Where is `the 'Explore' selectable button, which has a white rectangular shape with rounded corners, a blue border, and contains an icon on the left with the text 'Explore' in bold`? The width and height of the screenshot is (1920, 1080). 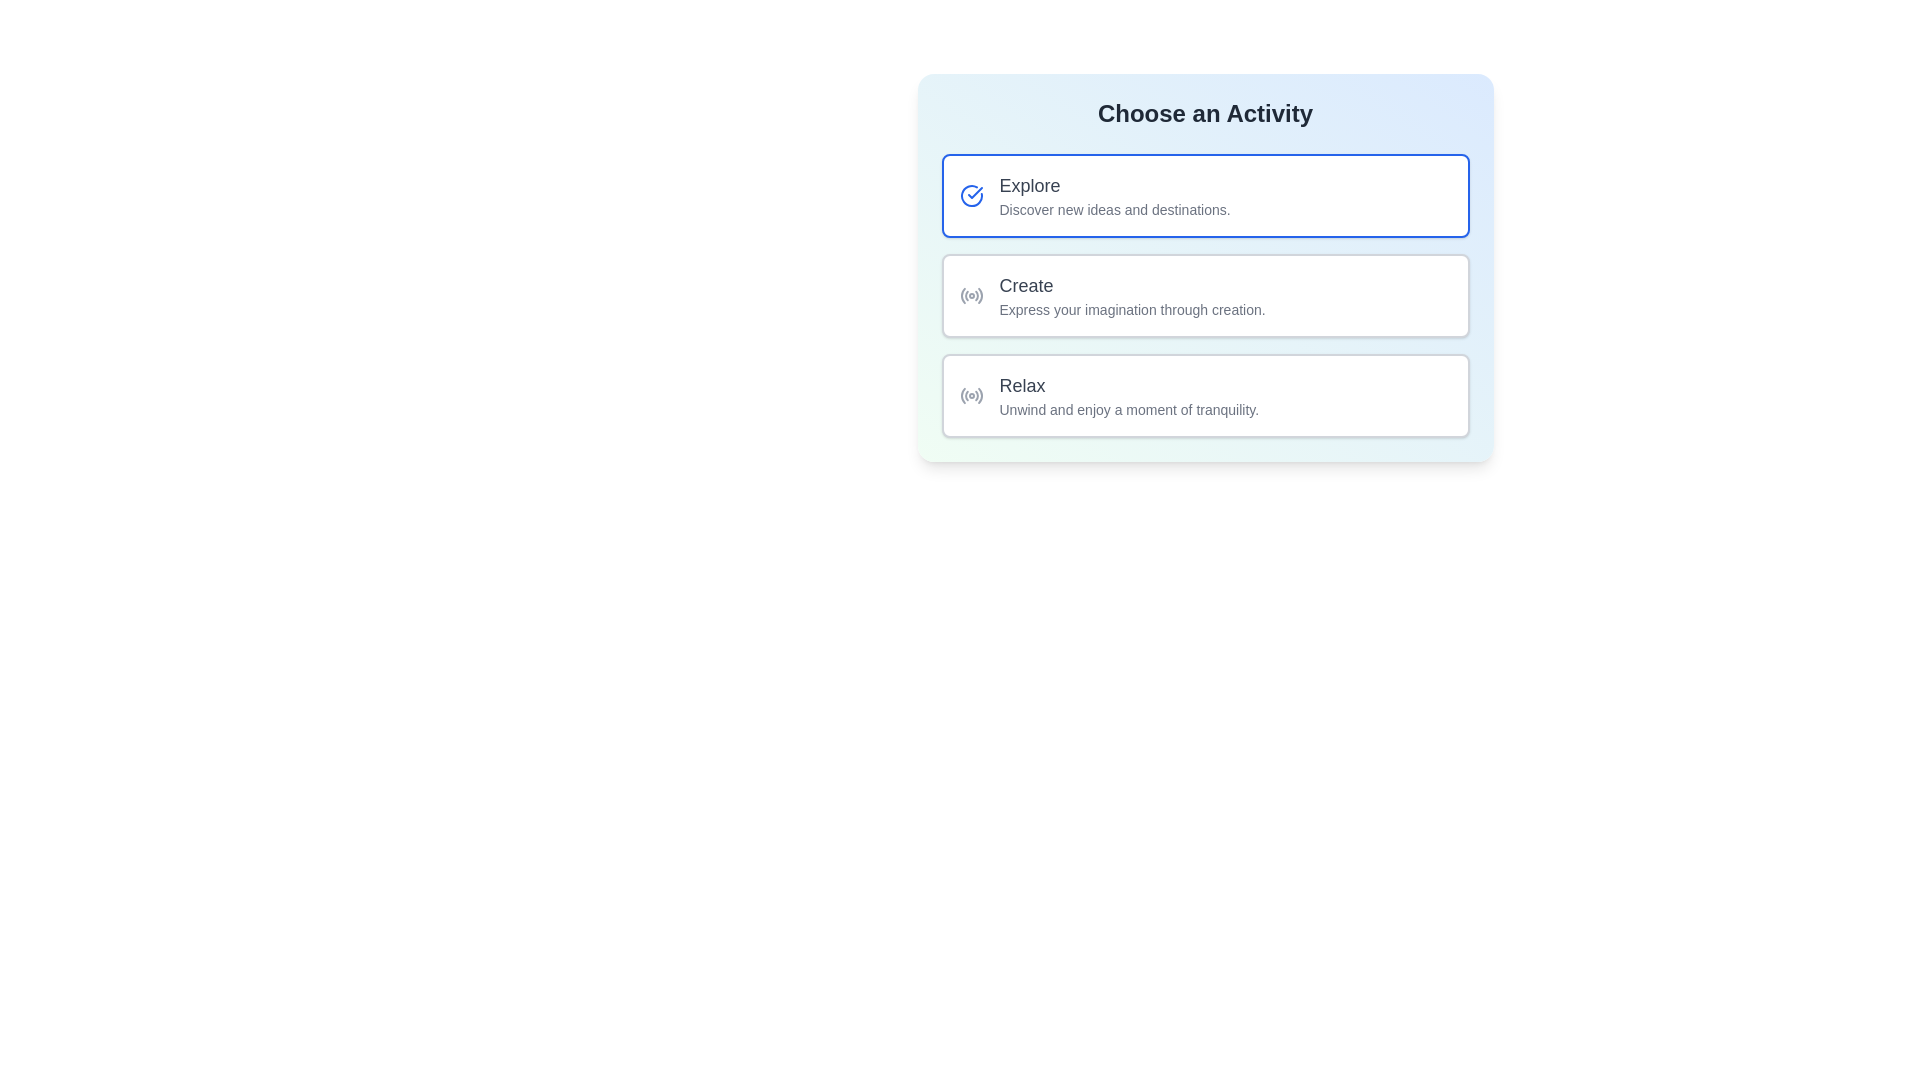 the 'Explore' selectable button, which has a white rectangular shape with rounded corners, a blue border, and contains an icon on the left with the text 'Explore' in bold is located at coordinates (1204, 196).